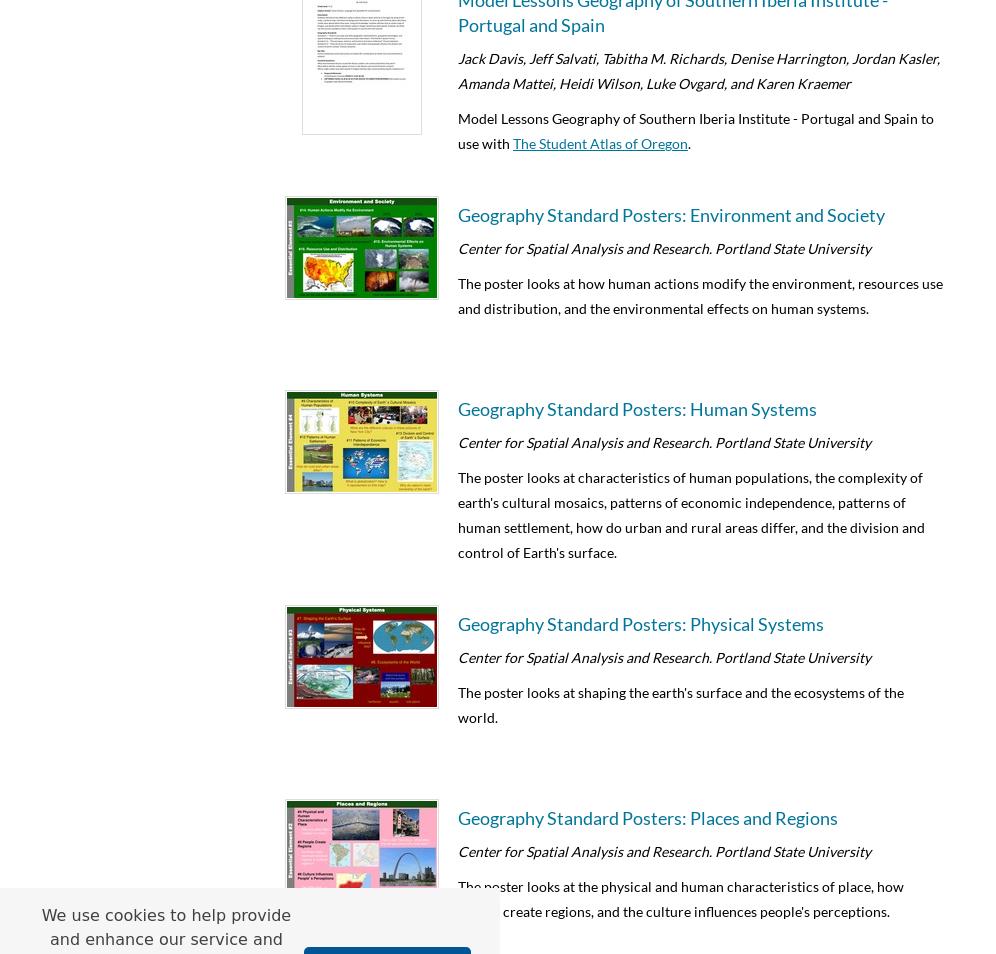 The width and height of the screenshot is (996, 954). What do you see at coordinates (691, 513) in the screenshot?
I see `'The poster looks at characteristics of human populations, the complexity of earth's cultural mosaics, patterns of economic independence, patterns of human settlement, how do urban and rural areas differ, and the division and control of Earth's surface.'` at bounding box center [691, 513].